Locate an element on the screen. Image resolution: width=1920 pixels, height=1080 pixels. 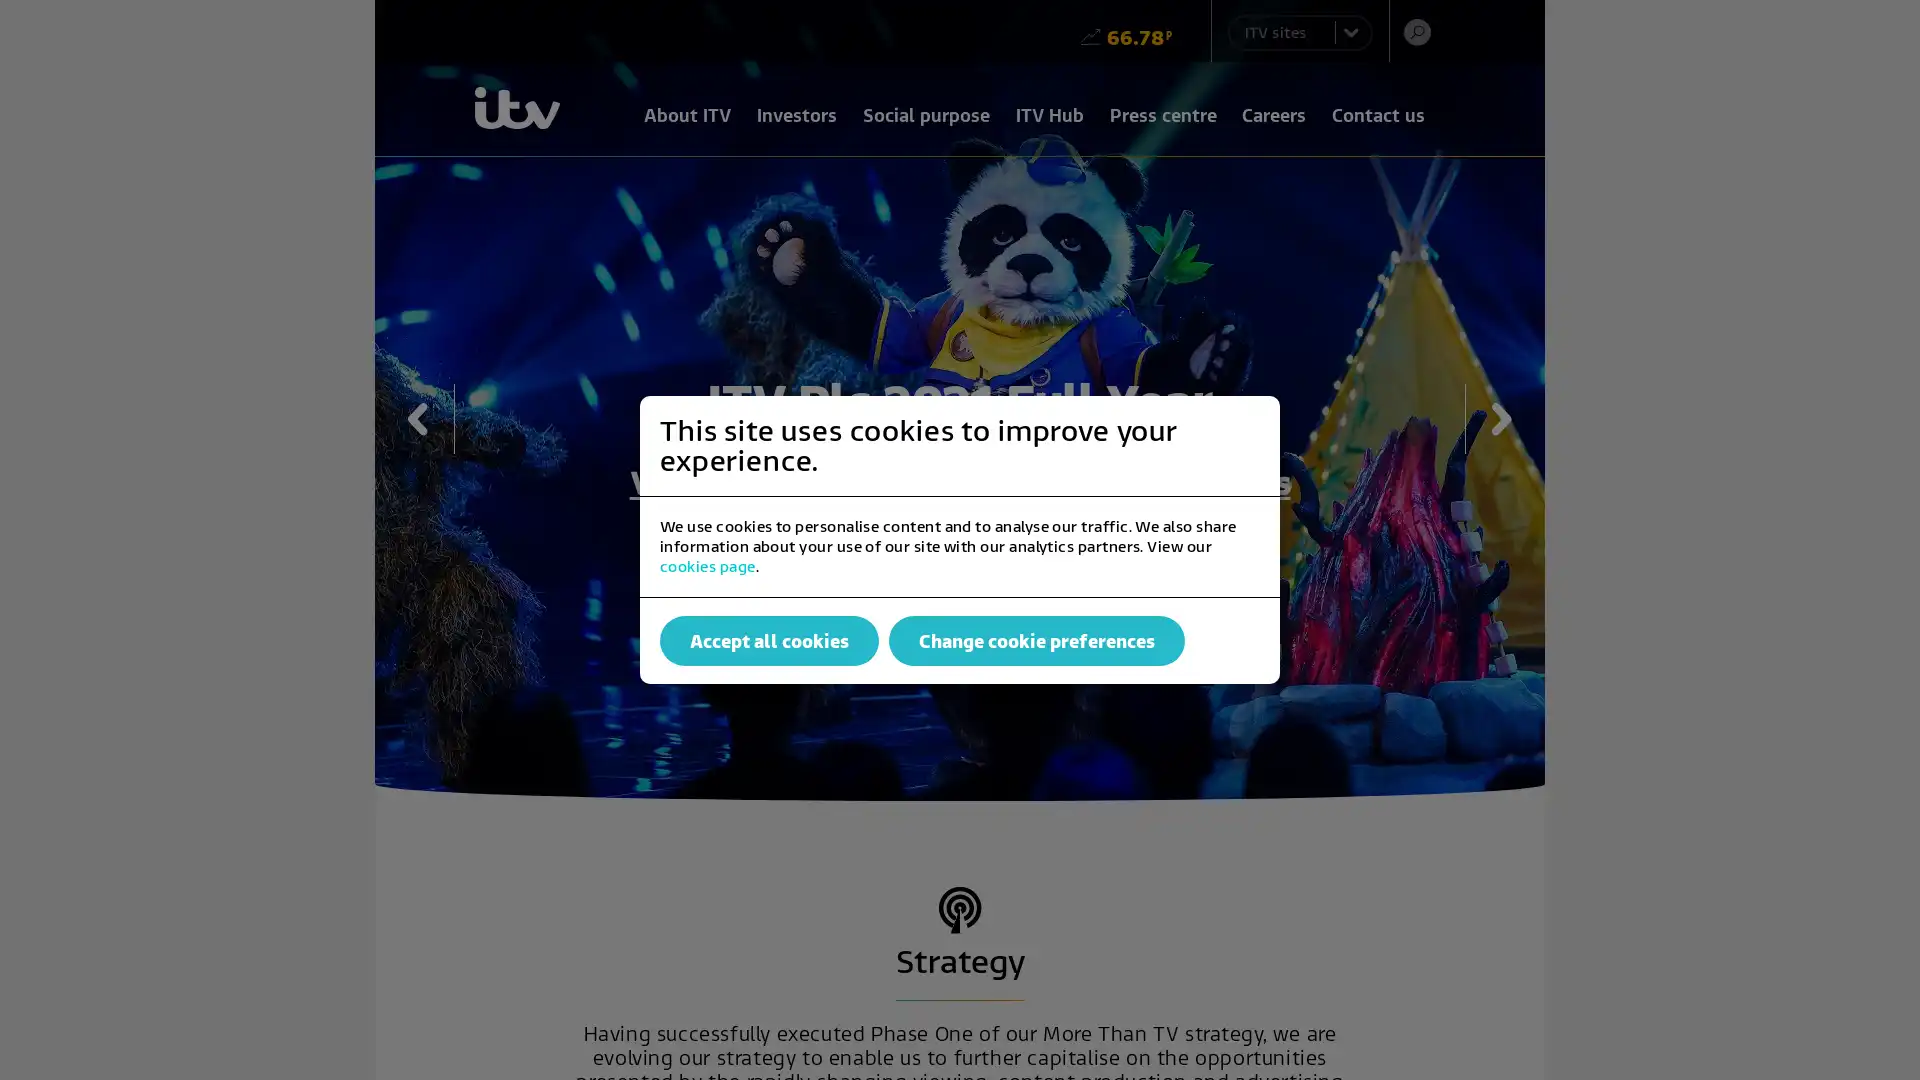
Accept all cookies is located at coordinates (768, 640).